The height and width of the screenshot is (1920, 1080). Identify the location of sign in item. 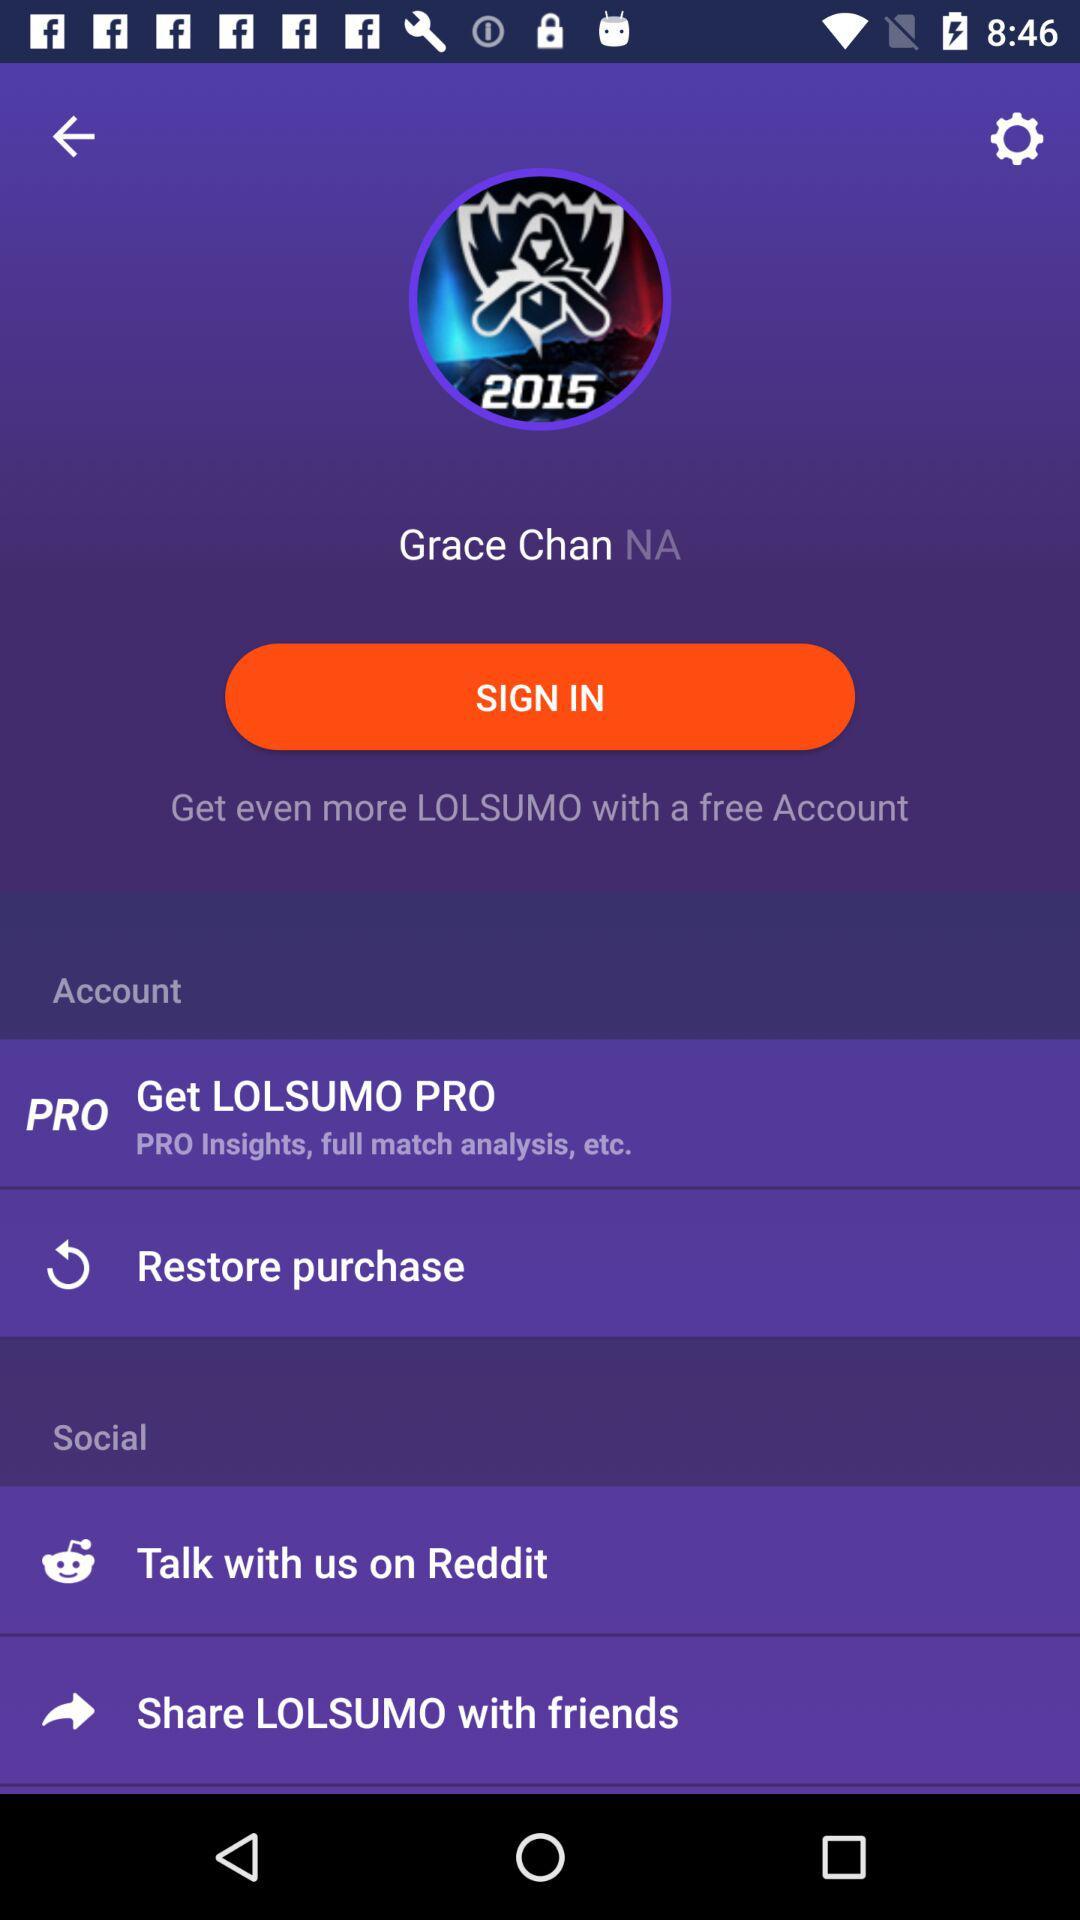
(540, 696).